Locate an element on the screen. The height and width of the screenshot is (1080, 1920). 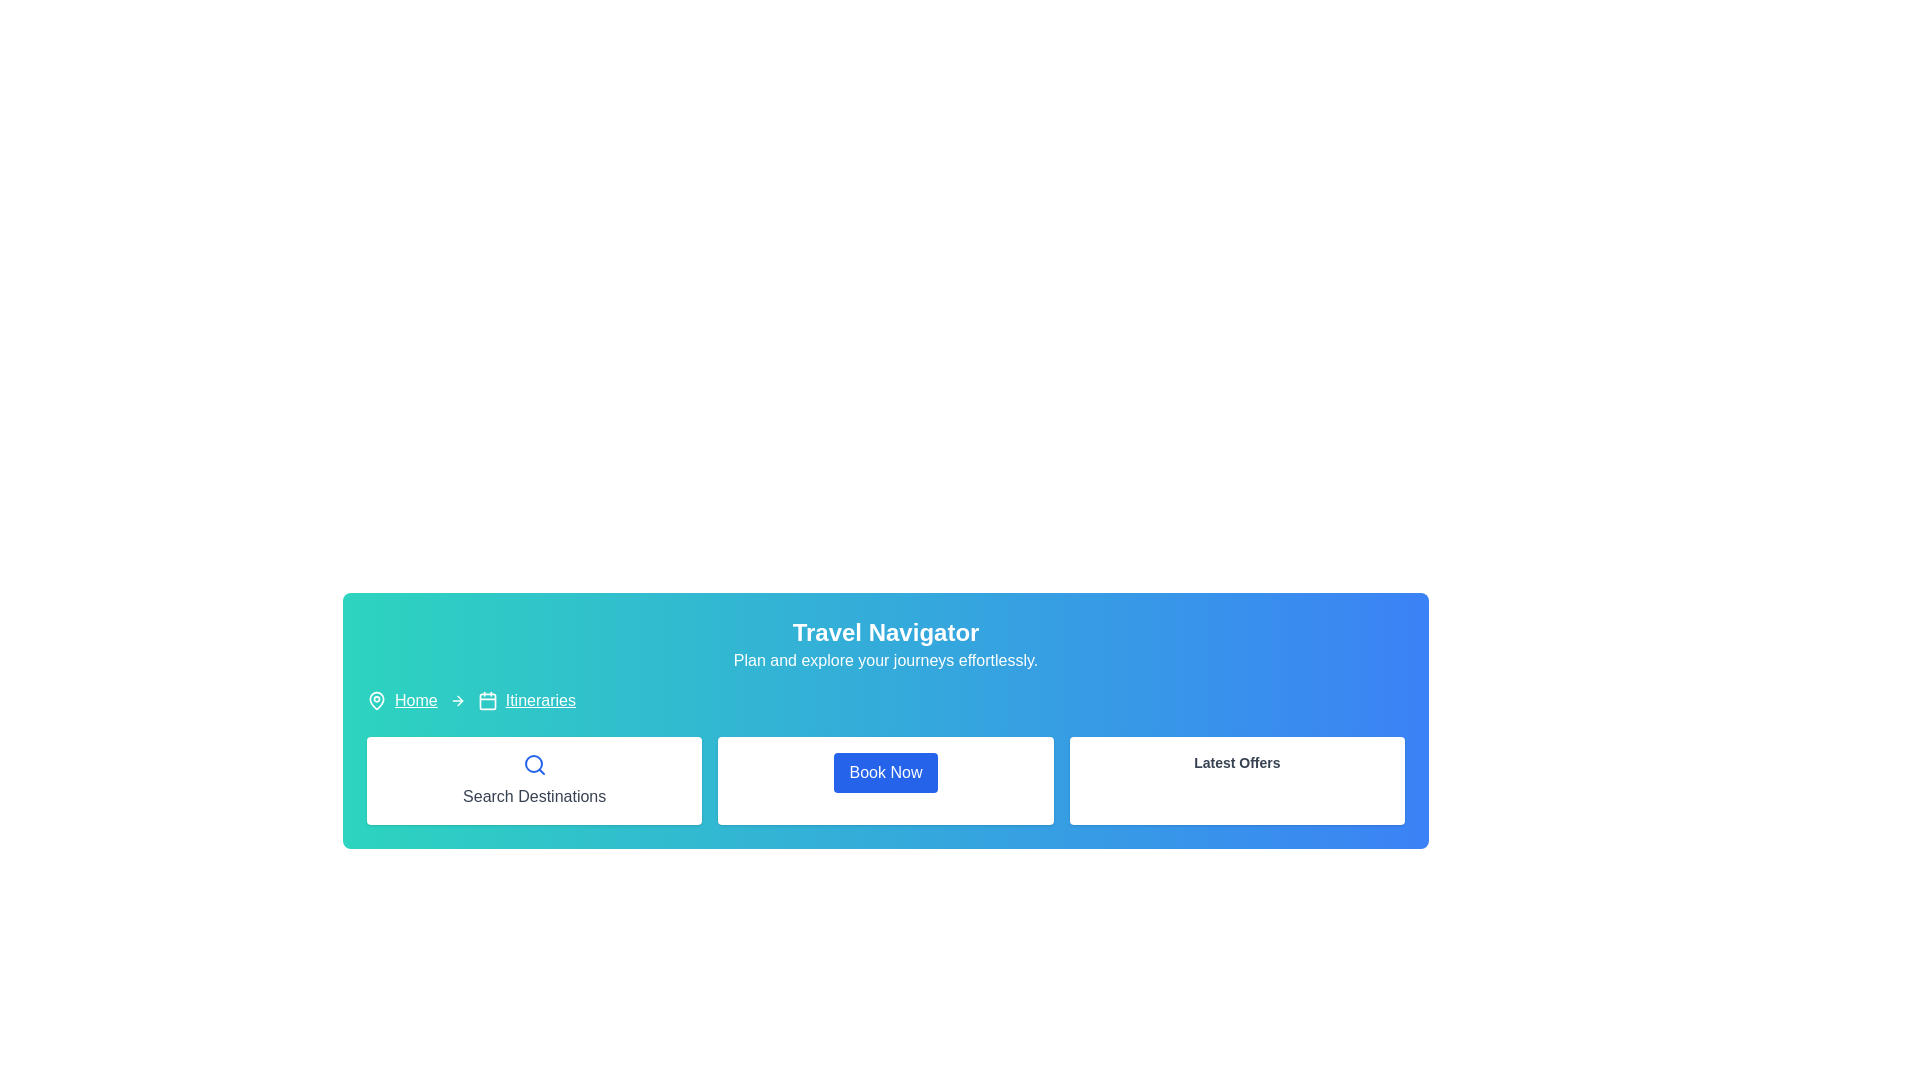
the search icon located above the text 'Search Destinations' in the leftmost white card of the three cards in the center section to initiate a search action is located at coordinates (534, 764).